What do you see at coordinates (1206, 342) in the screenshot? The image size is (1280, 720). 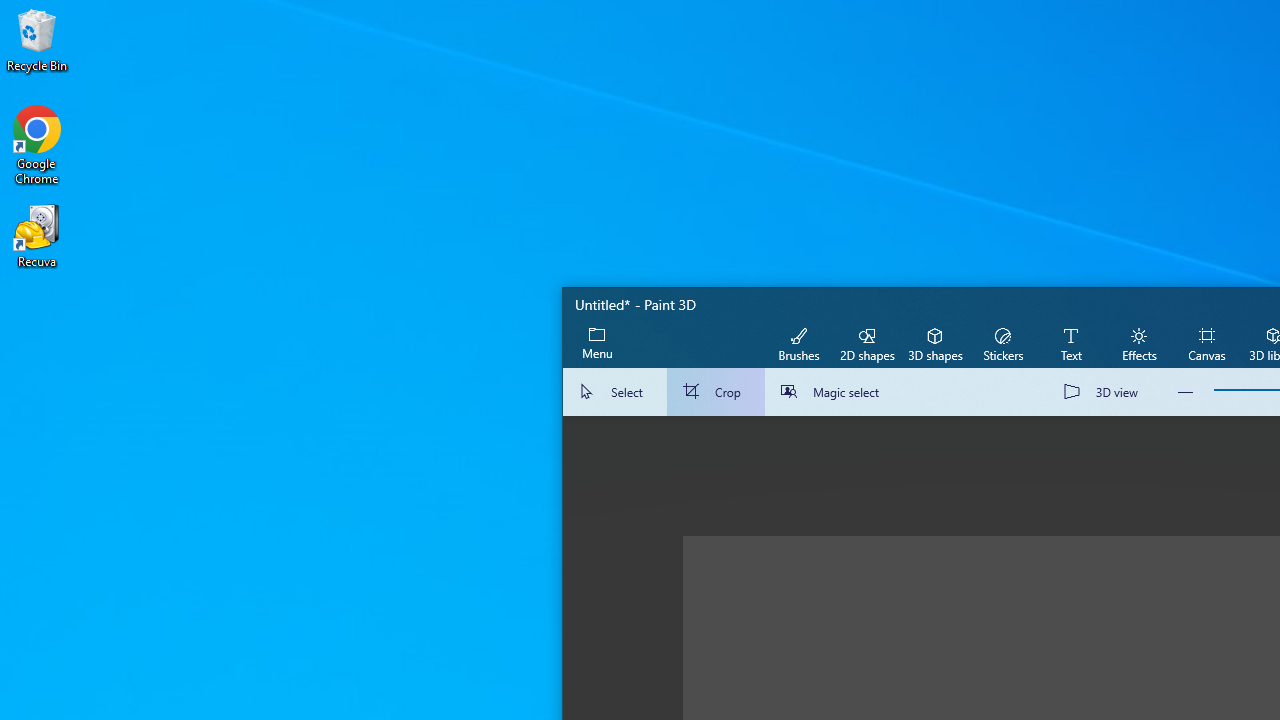 I see `'Canvas'` at bounding box center [1206, 342].